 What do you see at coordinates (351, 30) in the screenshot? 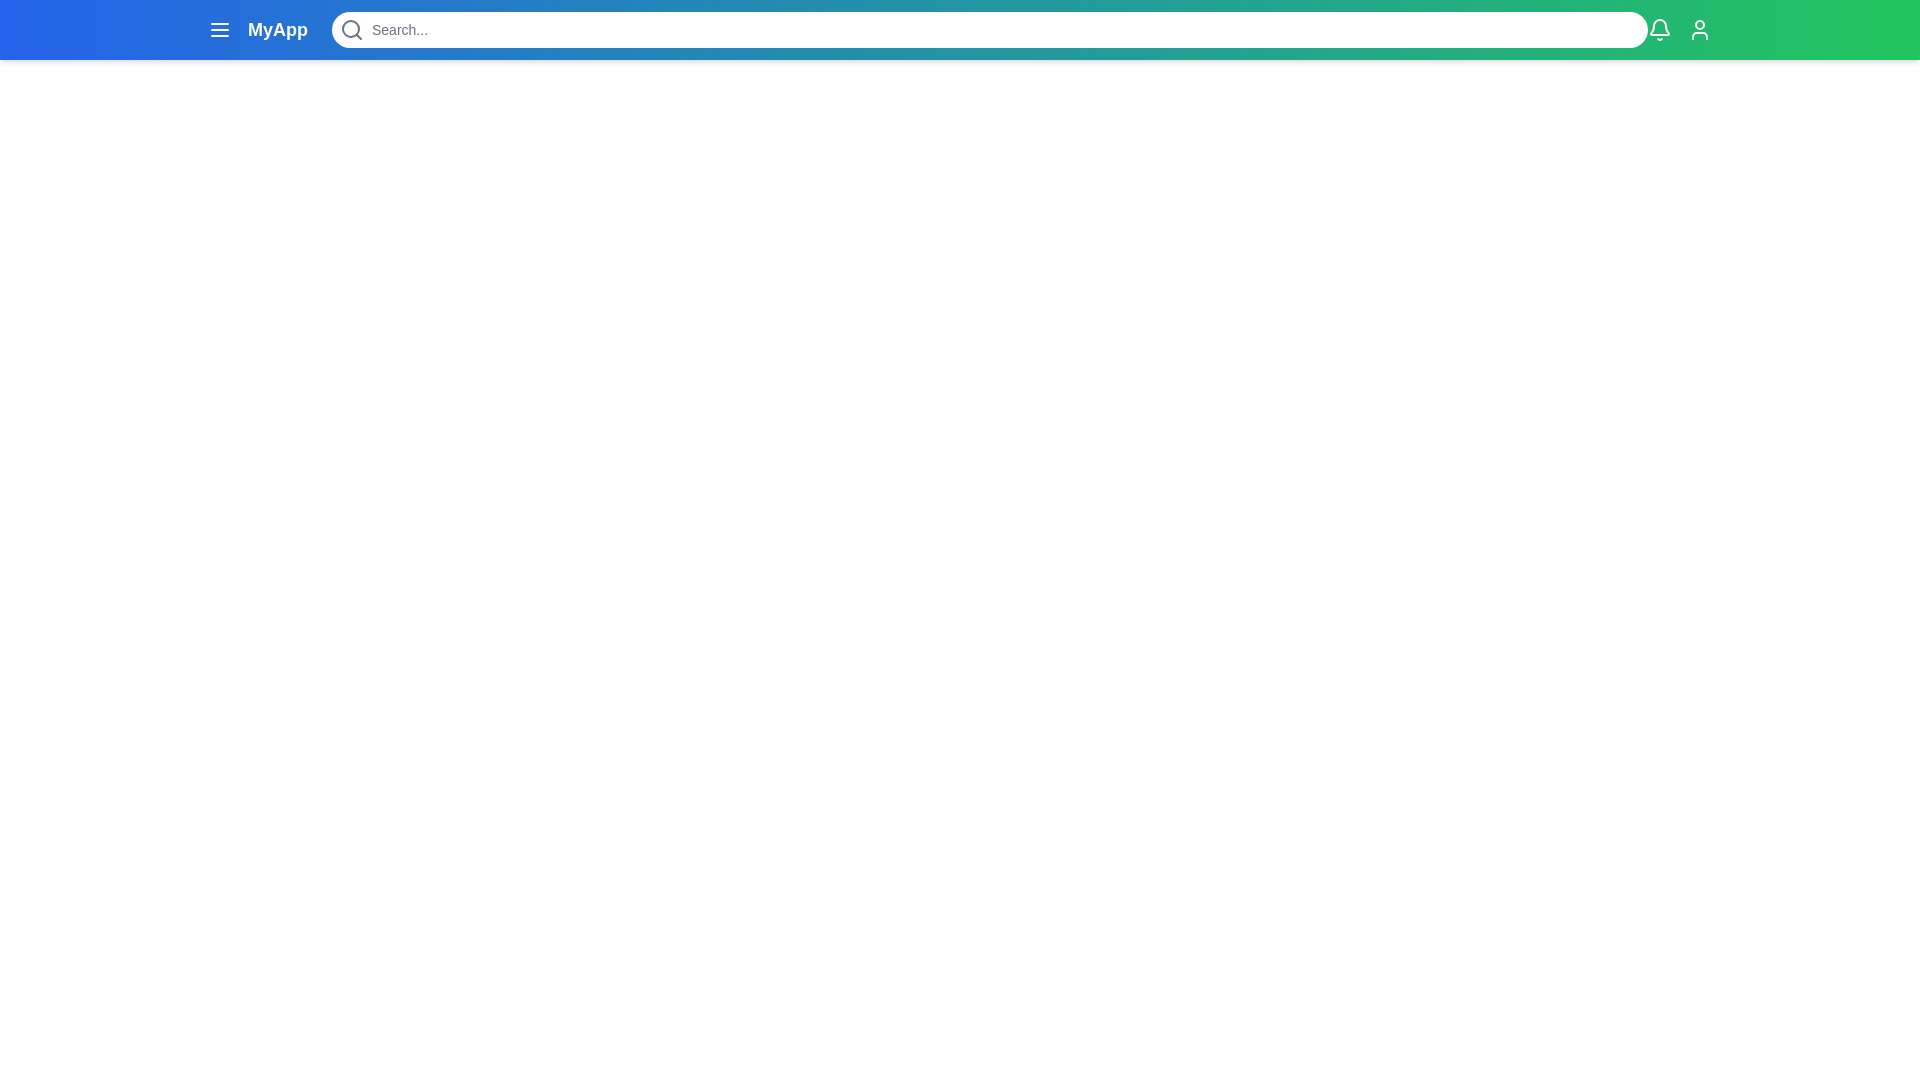
I see `the gray magnifying glass icon at the start of the search bar` at bounding box center [351, 30].